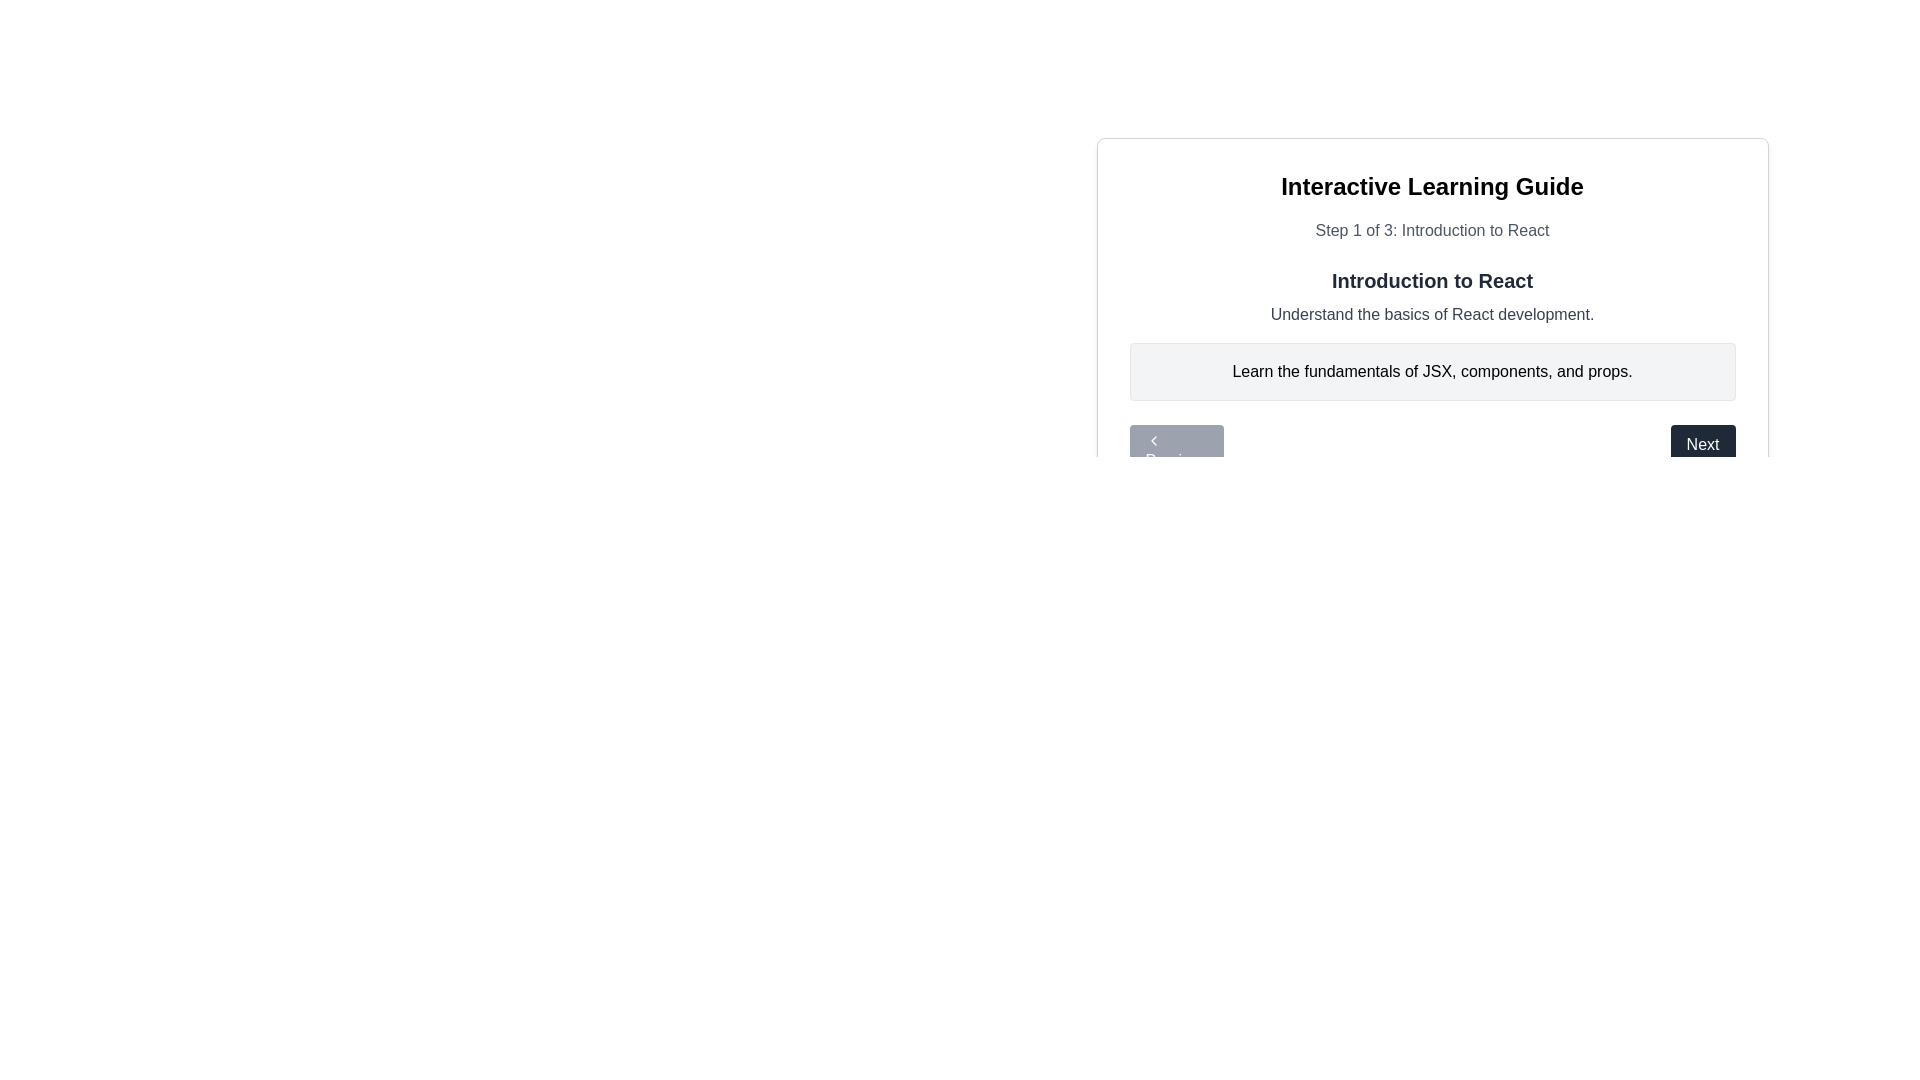 Image resolution: width=1920 pixels, height=1080 pixels. I want to click on the header text that indicates the main title for the section, located at the top of the central card-like interface, so click(1431, 186).